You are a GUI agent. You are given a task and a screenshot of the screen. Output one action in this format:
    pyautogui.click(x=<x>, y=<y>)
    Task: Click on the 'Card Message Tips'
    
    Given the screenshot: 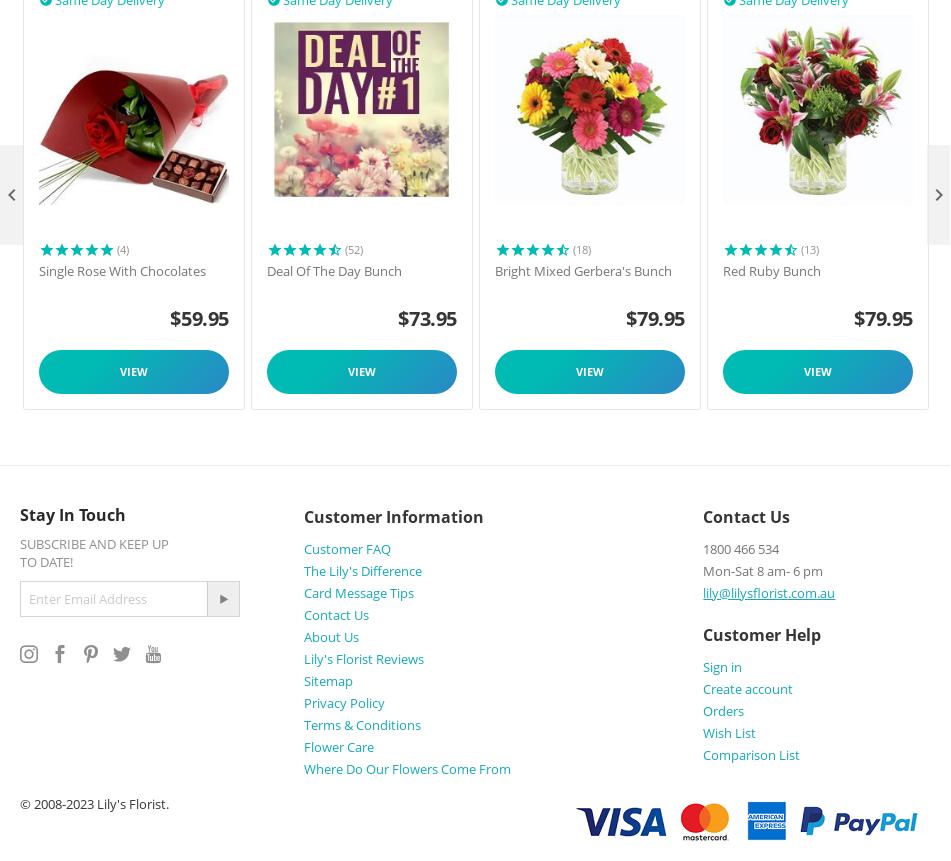 What is the action you would take?
    pyautogui.click(x=357, y=591)
    